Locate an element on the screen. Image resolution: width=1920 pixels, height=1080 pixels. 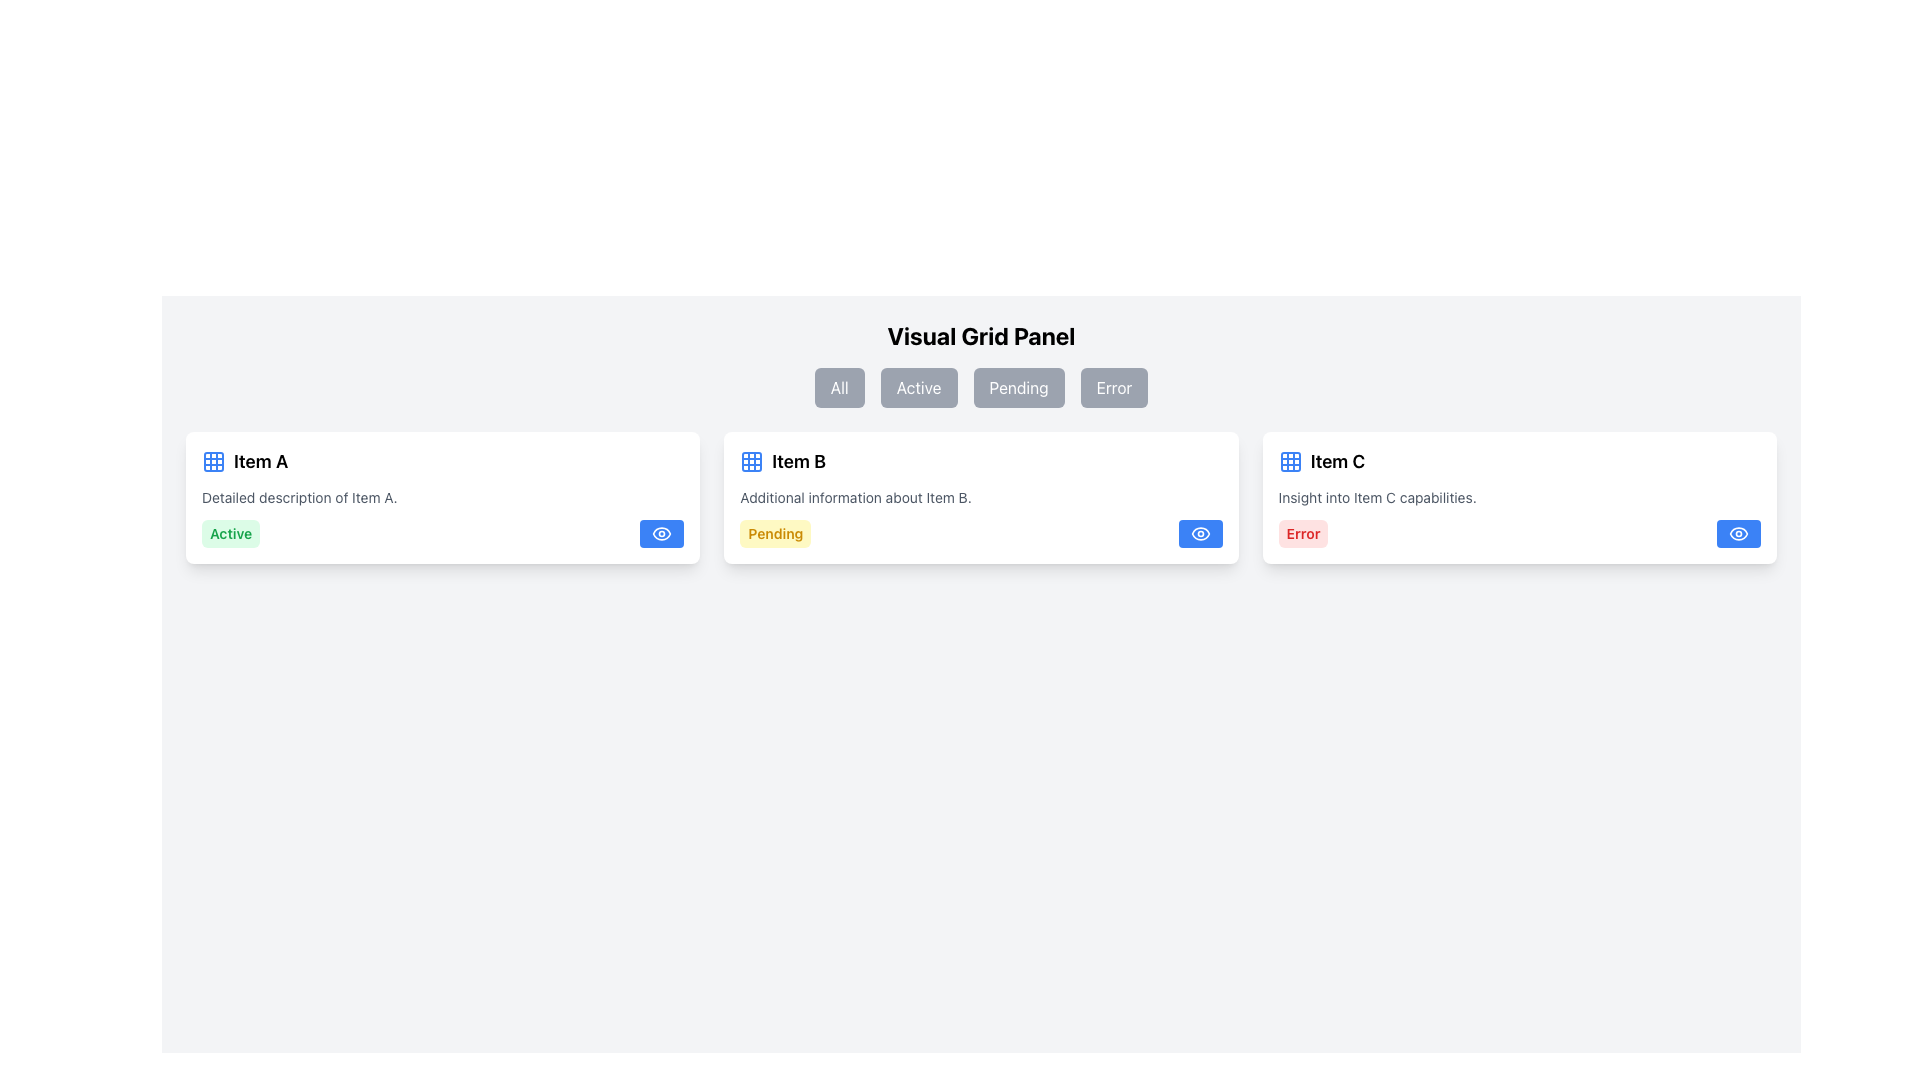
the Card Component with the title 'Item A' that is styled with a rounded border and a green badge labeled 'Active' in the bottom left is located at coordinates (442, 496).